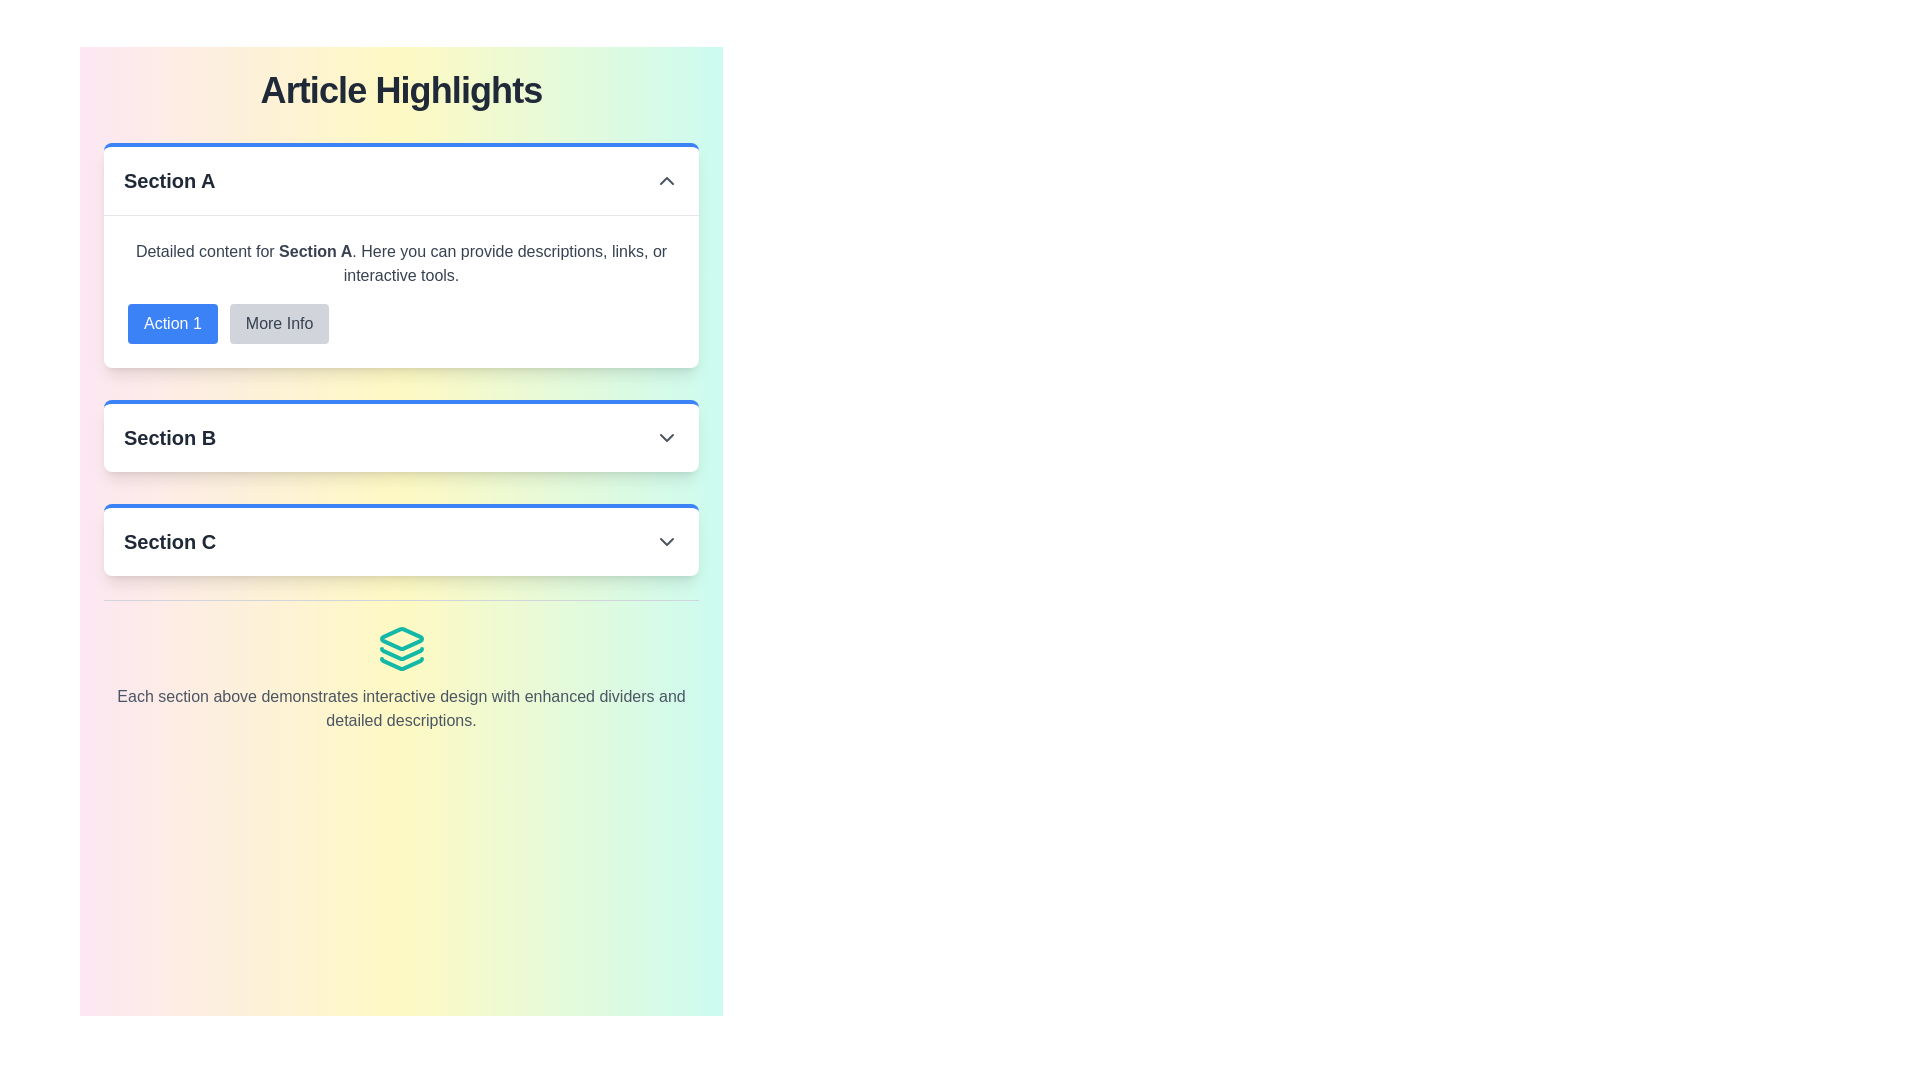 Image resolution: width=1920 pixels, height=1080 pixels. Describe the element at coordinates (667, 437) in the screenshot. I see `the chevron icon located to the far right of the 'Section B' header text` at that location.